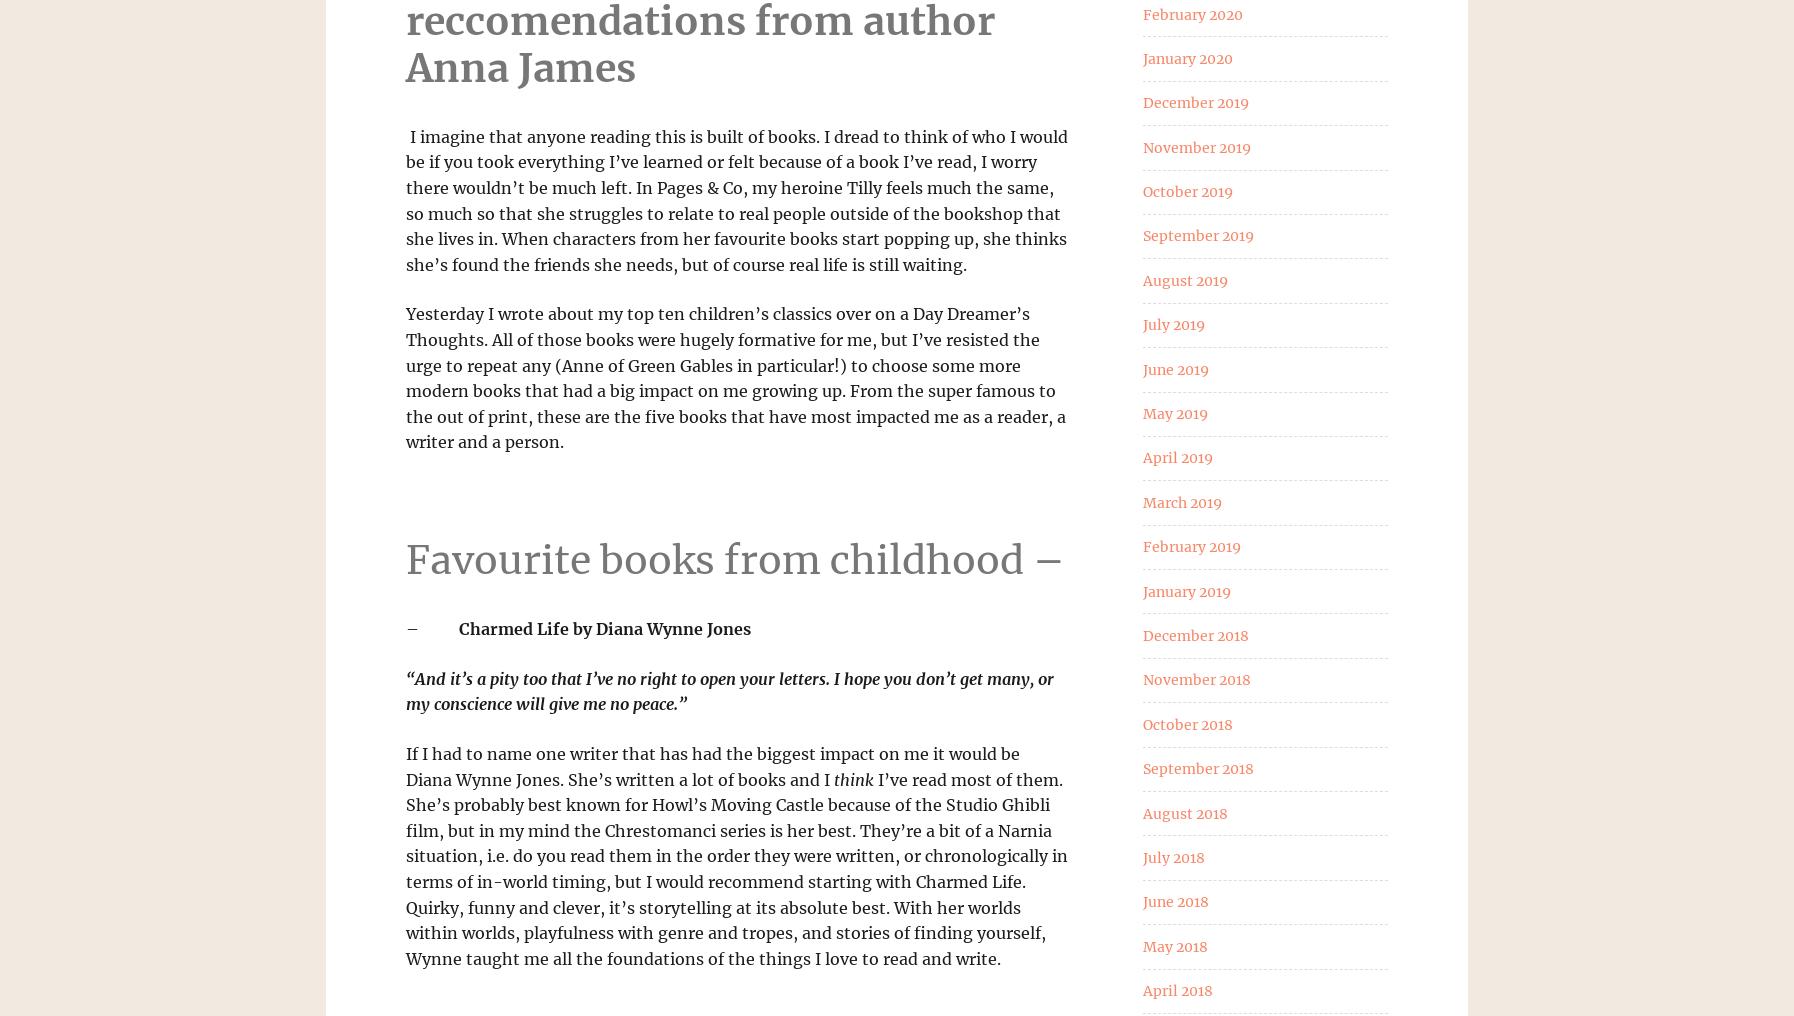 The image size is (1794, 1016). I want to click on 'April 2019', so click(1176, 458).